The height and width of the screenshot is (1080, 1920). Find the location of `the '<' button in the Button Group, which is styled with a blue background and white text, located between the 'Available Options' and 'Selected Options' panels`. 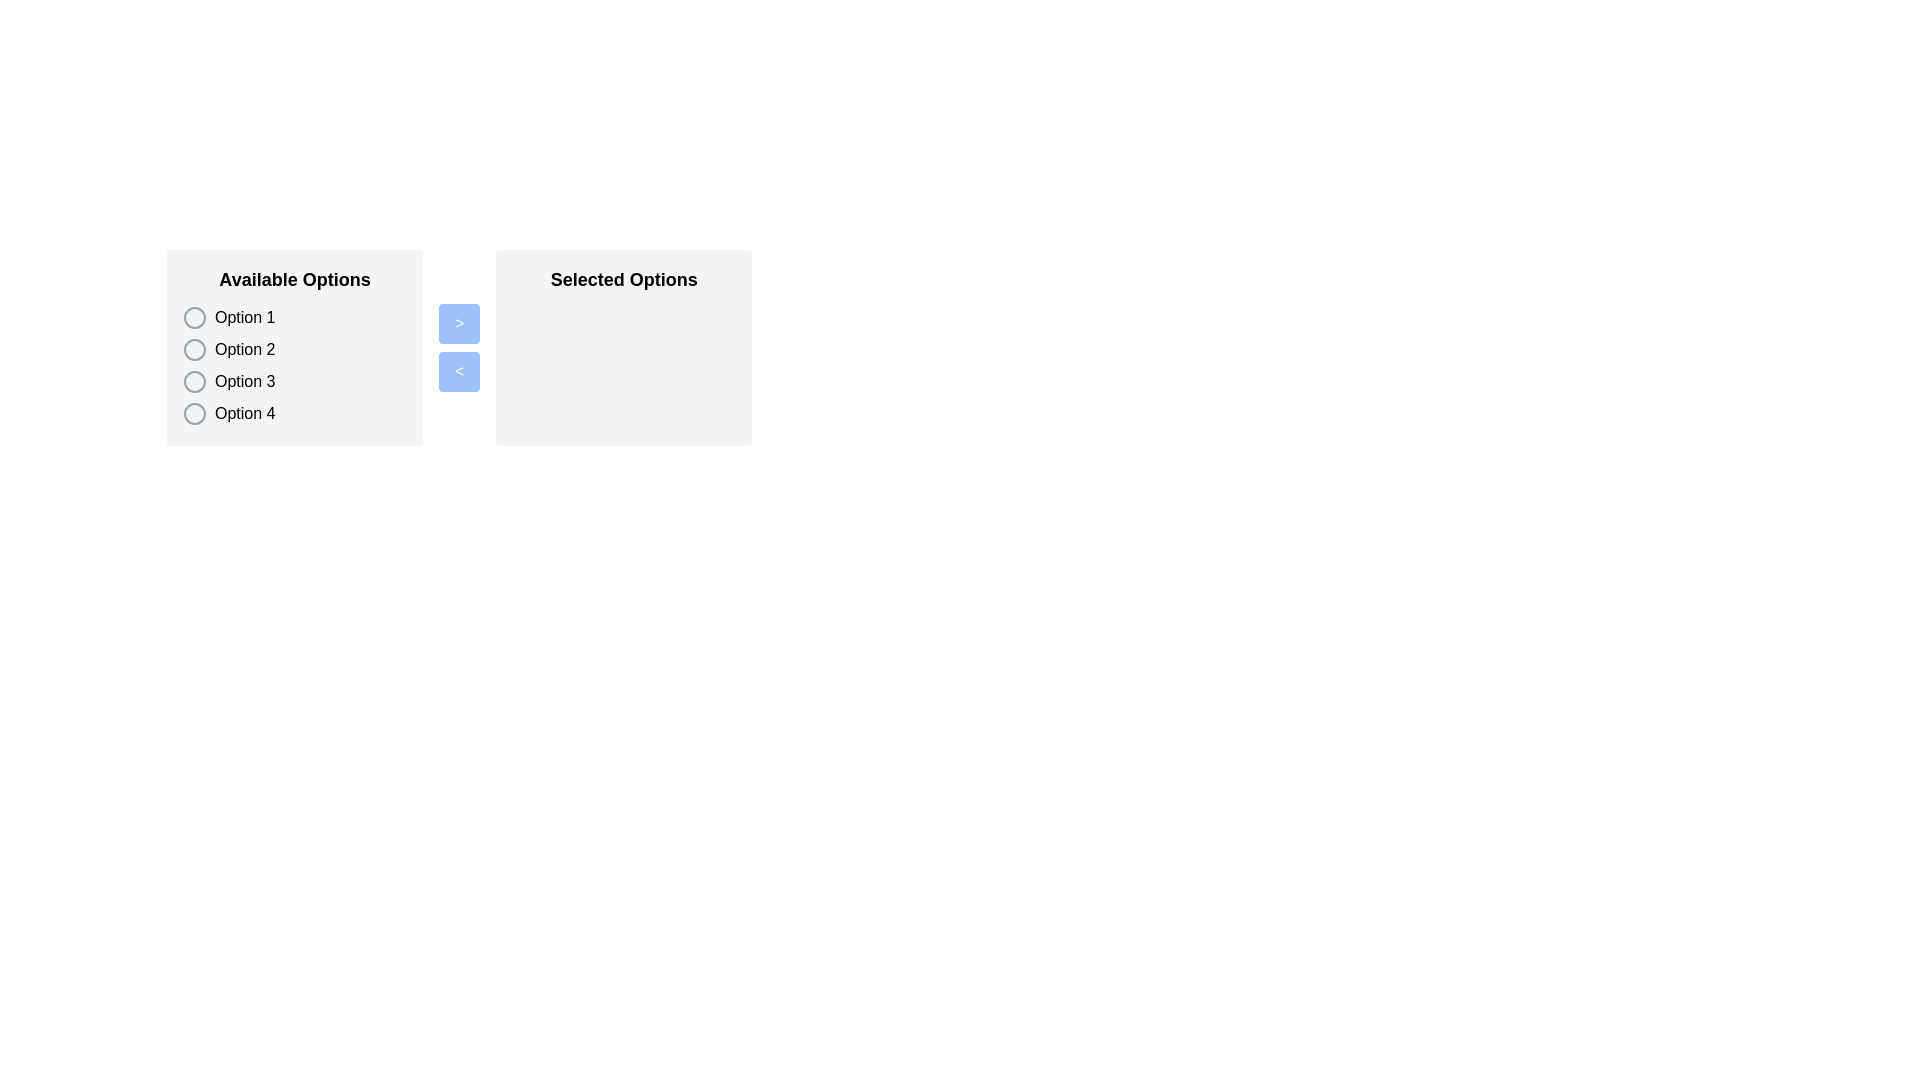

the '<' button in the Button Group, which is styled with a blue background and white text, located between the 'Available Options' and 'Selected Options' panels is located at coordinates (458, 346).